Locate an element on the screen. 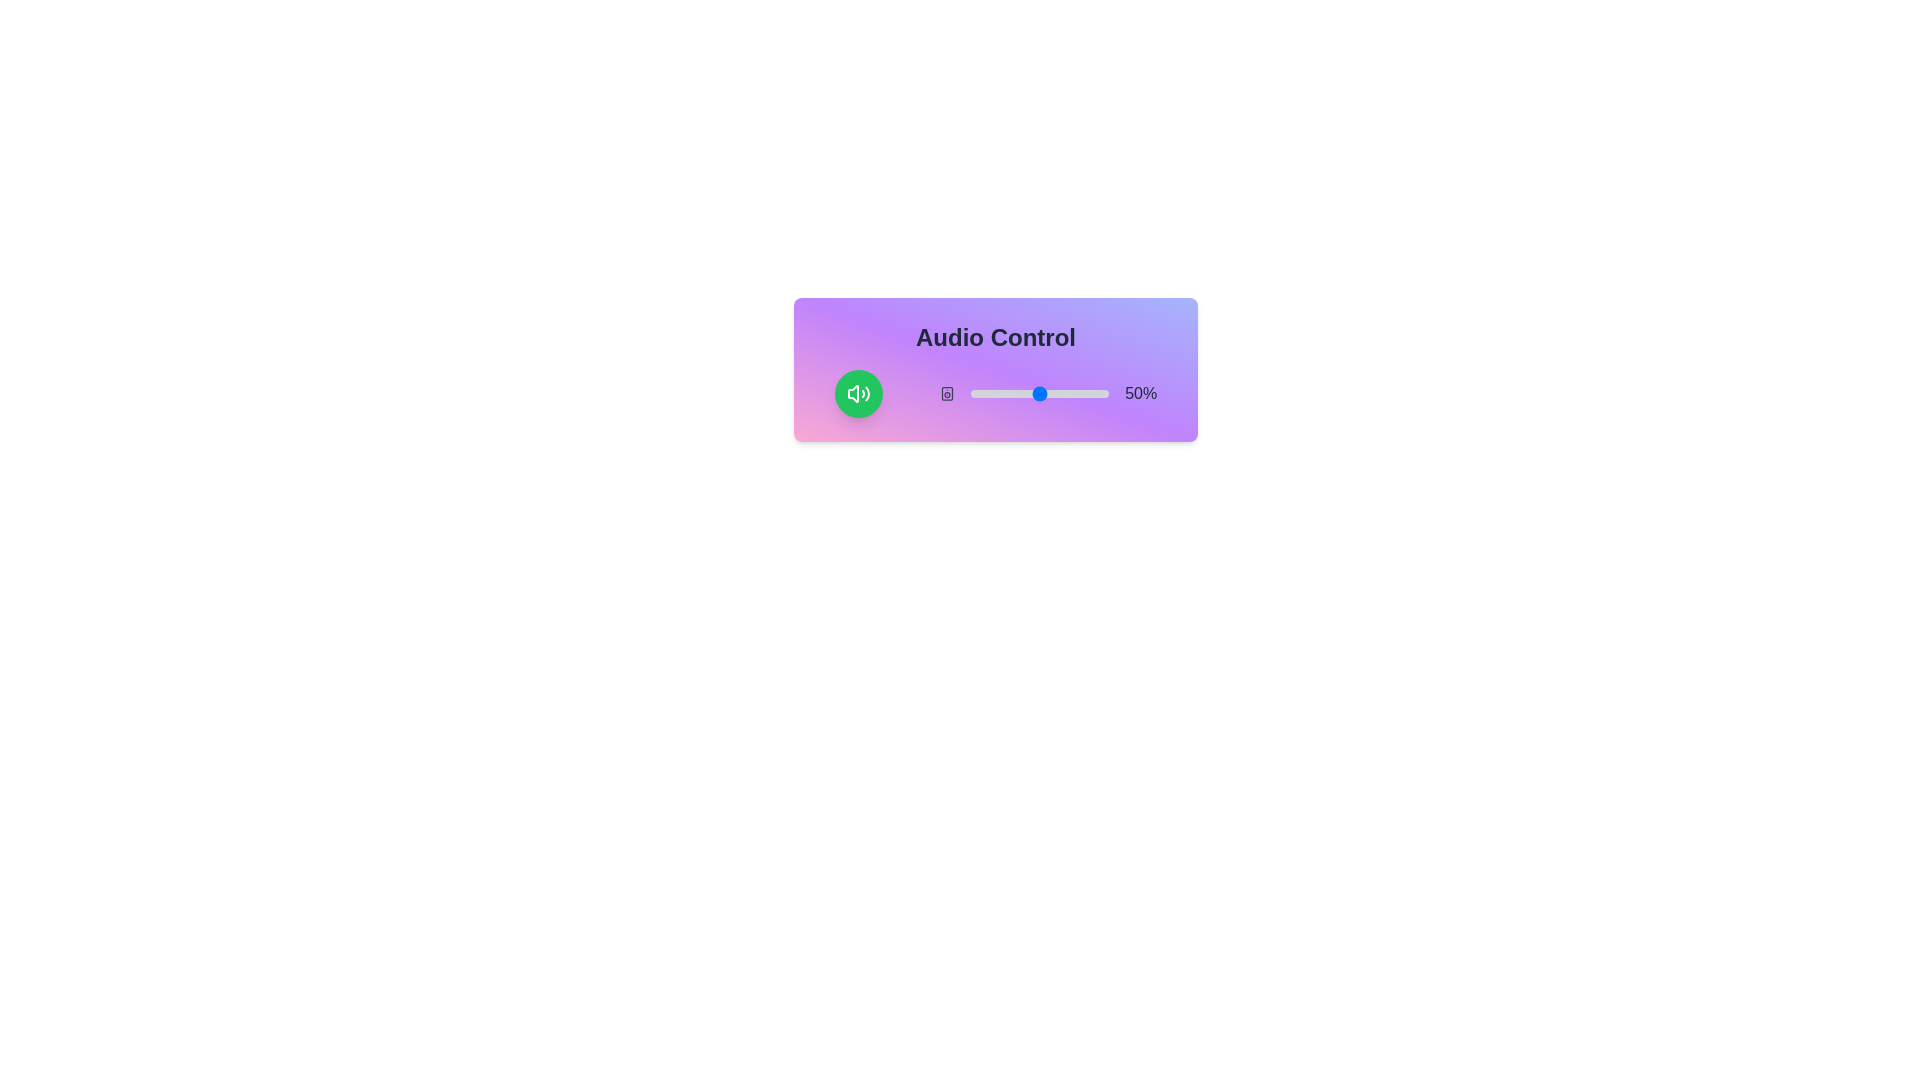 Image resolution: width=1920 pixels, height=1080 pixels. the volume slider to 48% is located at coordinates (1037, 393).